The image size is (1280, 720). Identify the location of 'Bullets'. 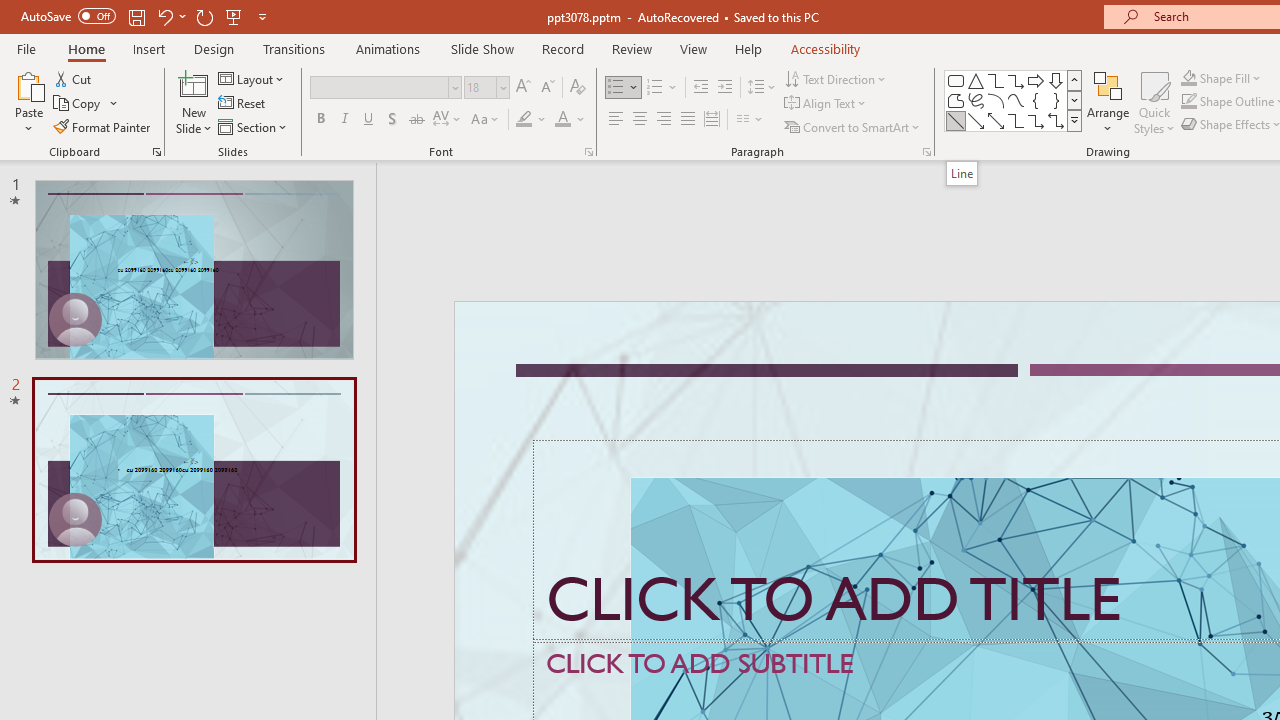
(615, 86).